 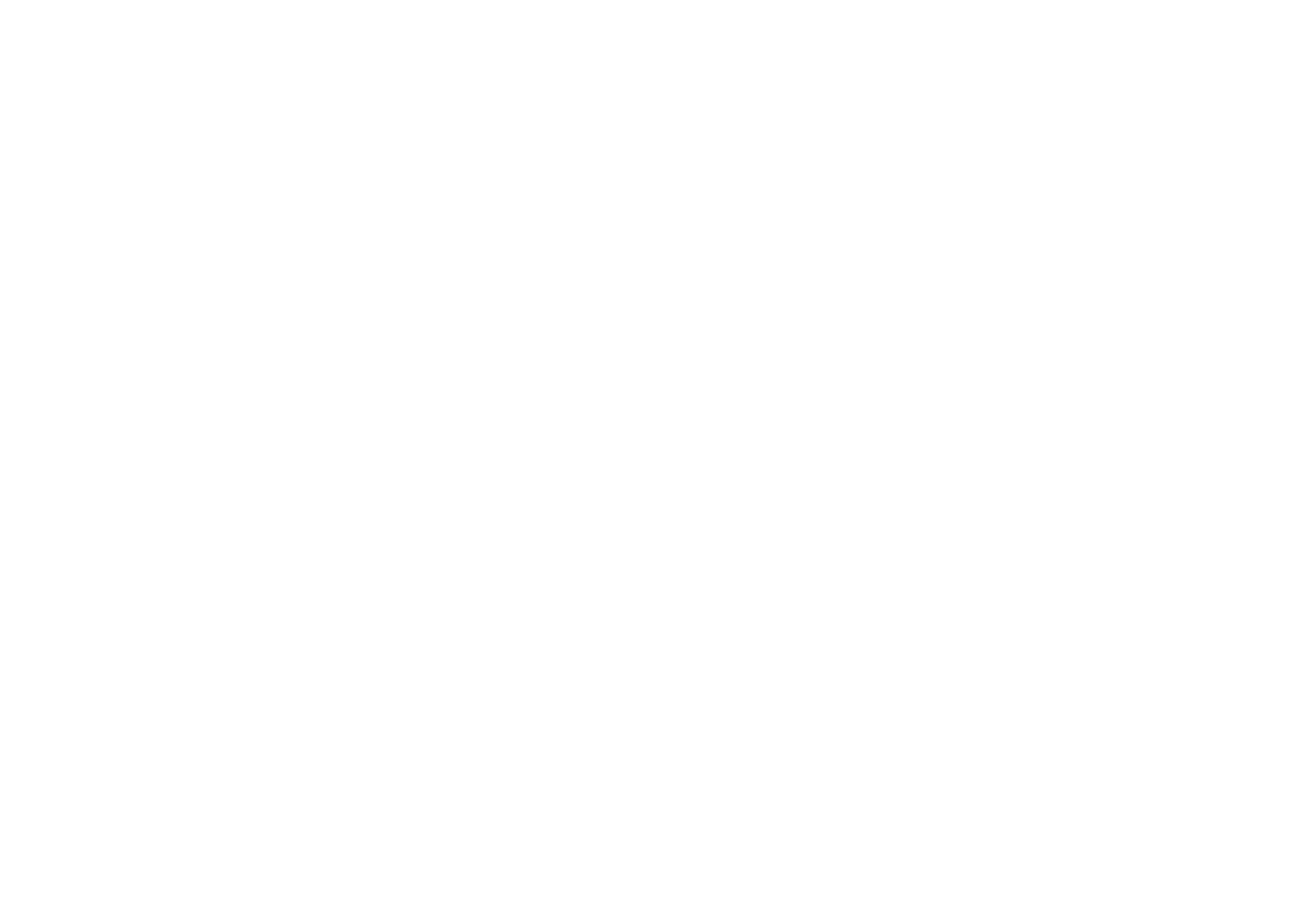 I want to click on 'Honorary Consul of Estonia in Montreal, Canada', so click(x=376, y=251).